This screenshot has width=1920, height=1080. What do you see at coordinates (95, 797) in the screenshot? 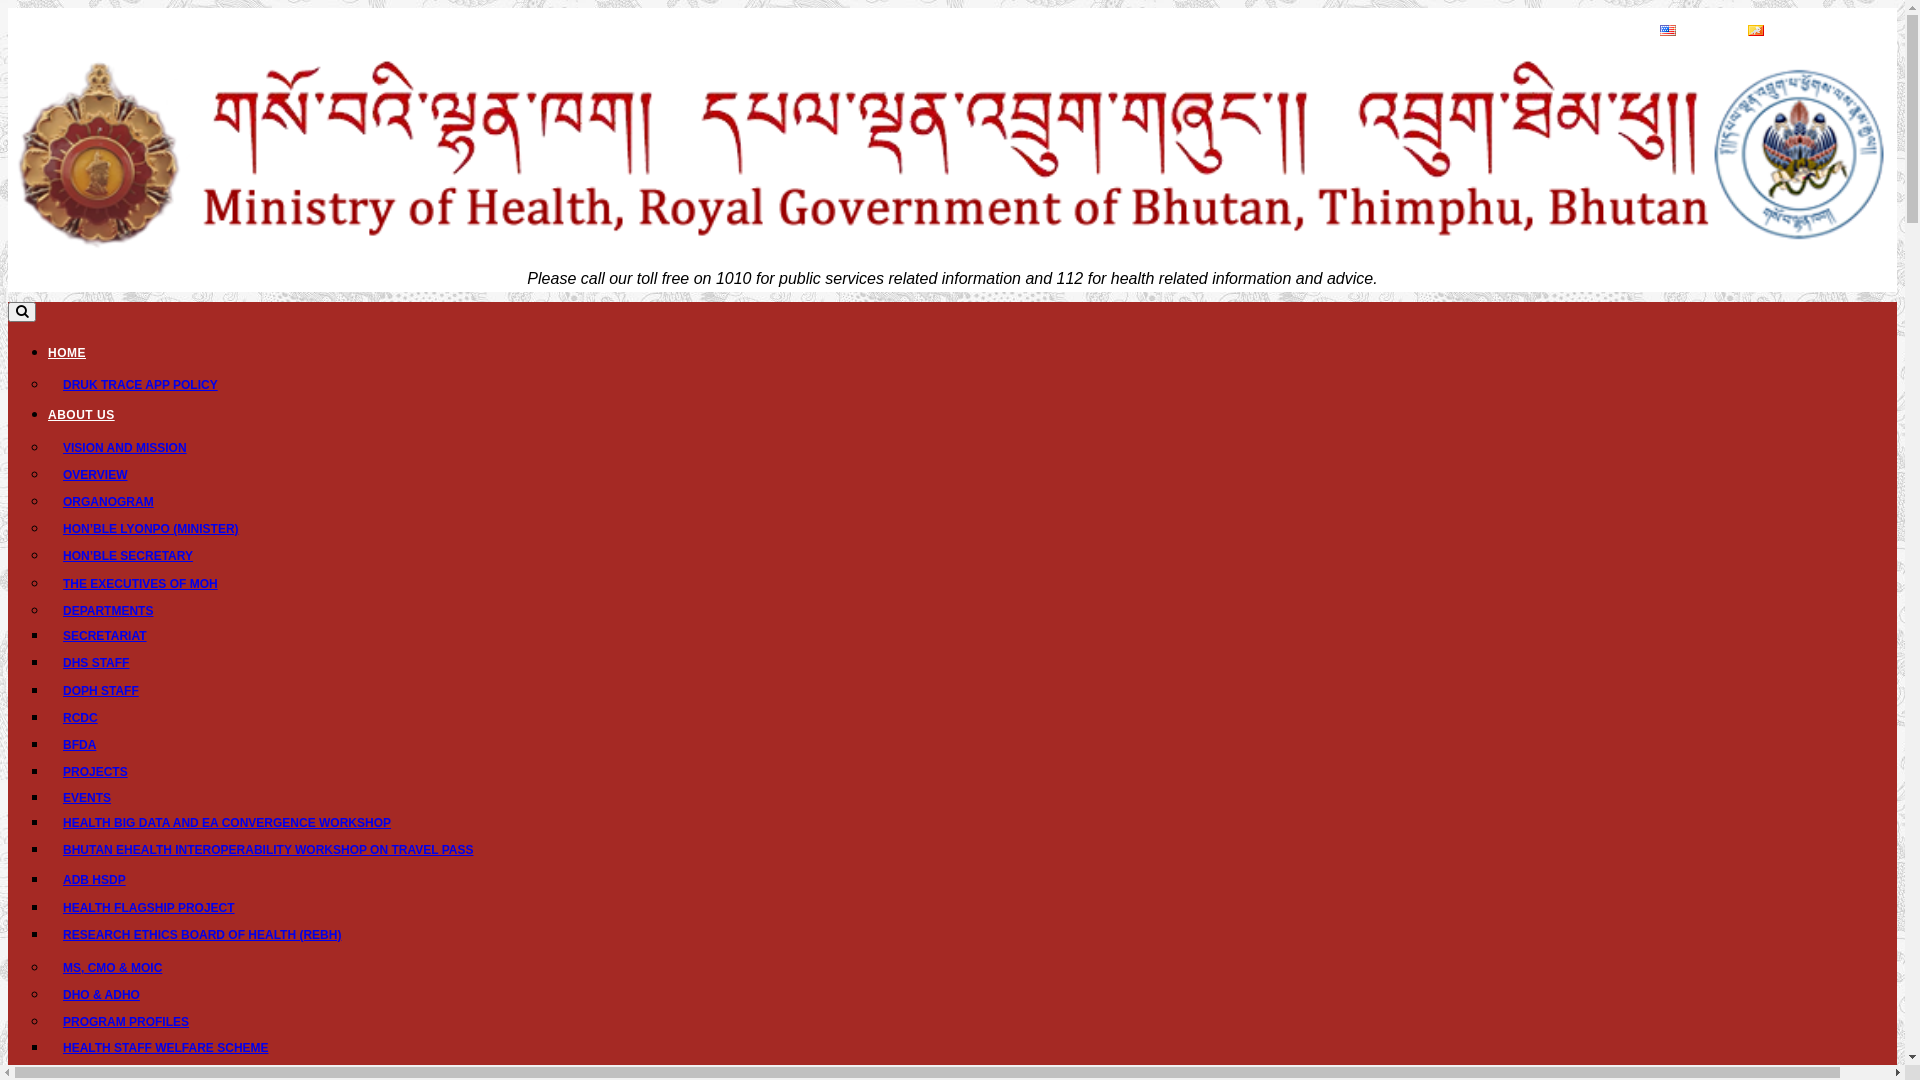
I see `'EVENTS'` at bounding box center [95, 797].